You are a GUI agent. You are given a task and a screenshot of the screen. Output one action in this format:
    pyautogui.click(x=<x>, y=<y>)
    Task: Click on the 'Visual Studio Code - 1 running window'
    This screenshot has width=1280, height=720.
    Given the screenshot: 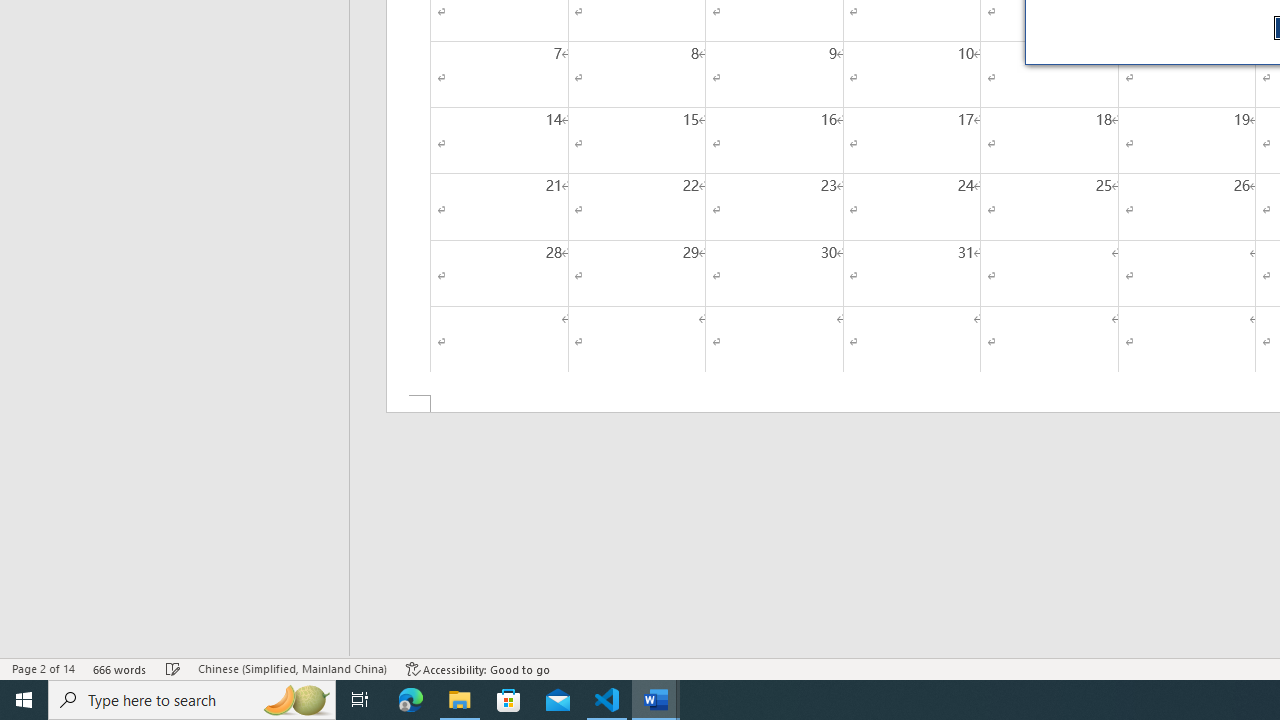 What is the action you would take?
    pyautogui.click(x=606, y=698)
    